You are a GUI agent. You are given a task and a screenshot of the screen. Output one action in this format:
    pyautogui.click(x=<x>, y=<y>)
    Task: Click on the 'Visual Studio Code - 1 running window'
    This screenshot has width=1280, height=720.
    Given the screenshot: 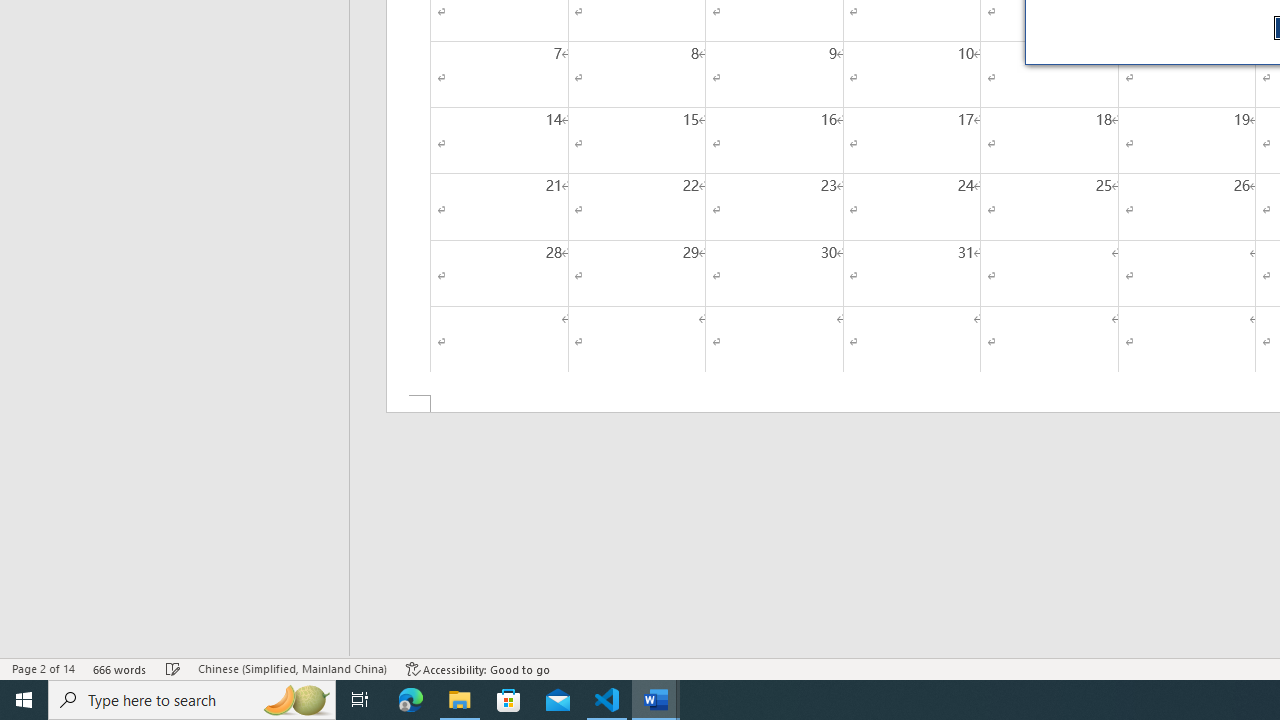 What is the action you would take?
    pyautogui.click(x=606, y=698)
    